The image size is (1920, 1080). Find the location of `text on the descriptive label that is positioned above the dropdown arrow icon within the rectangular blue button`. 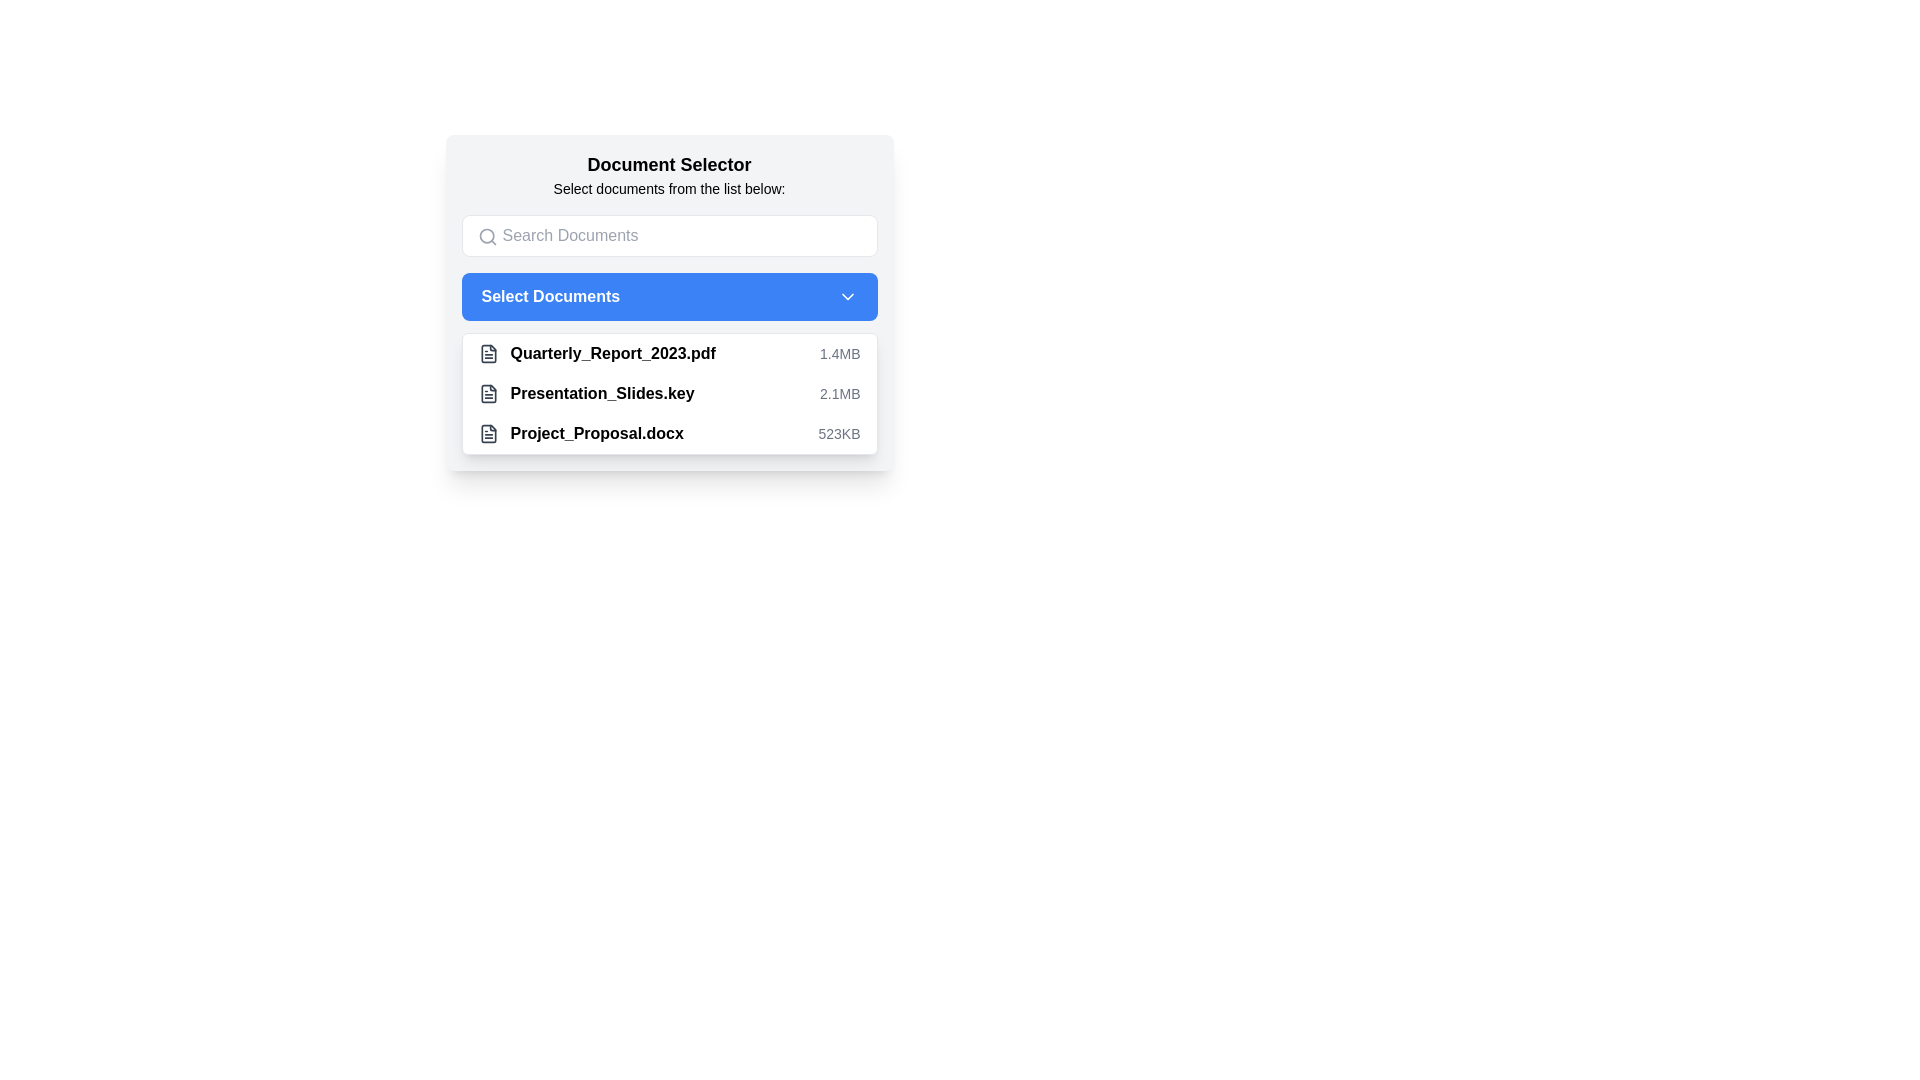

text on the descriptive label that is positioned above the dropdown arrow icon within the rectangular blue button is located at coordinates (550, 297).